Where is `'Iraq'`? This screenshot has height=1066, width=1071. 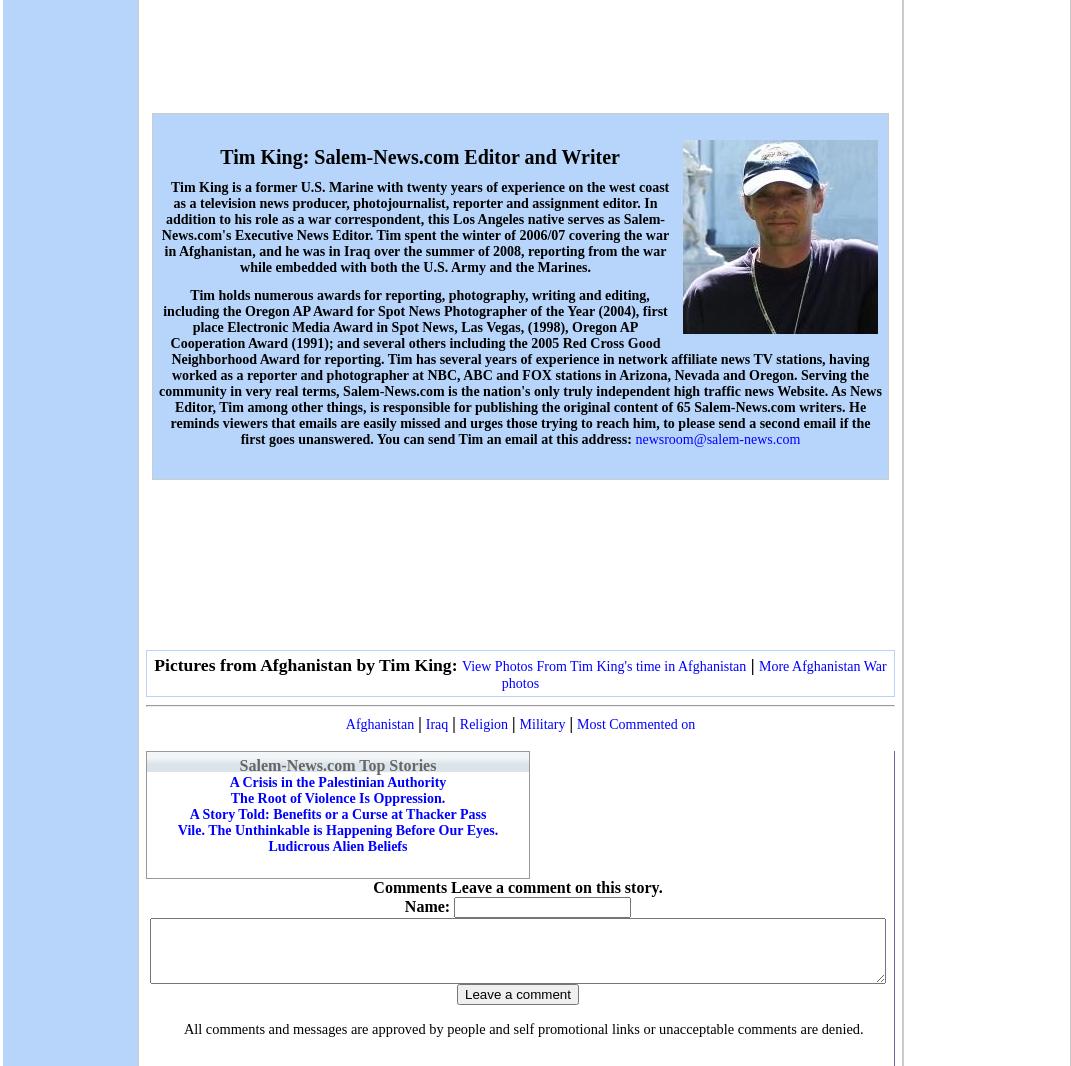
'Iraq' is located at coordinates (436, 722).